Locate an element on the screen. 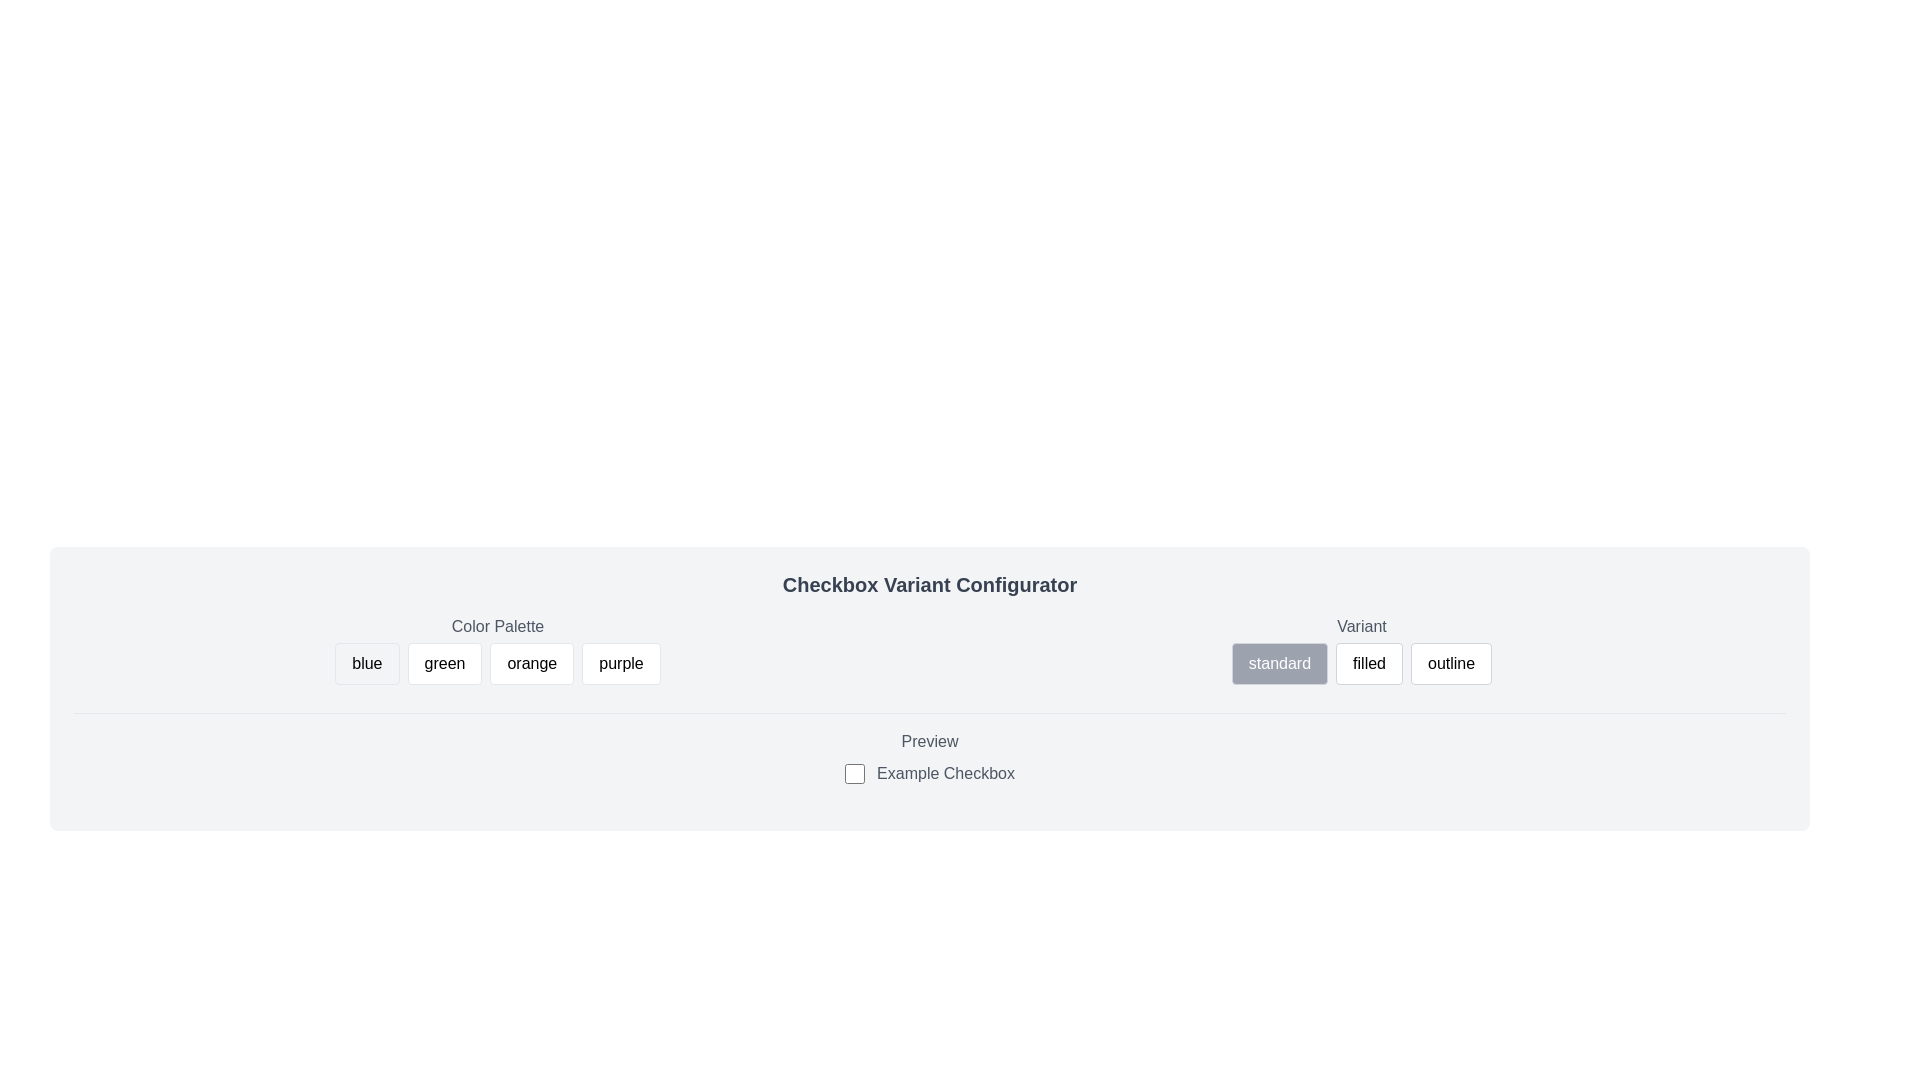 This screenshot has height=1080, width=1920. the 'outline' button located at the rightmost side within the 'Variant' section is located at coordinates (1450, 663).